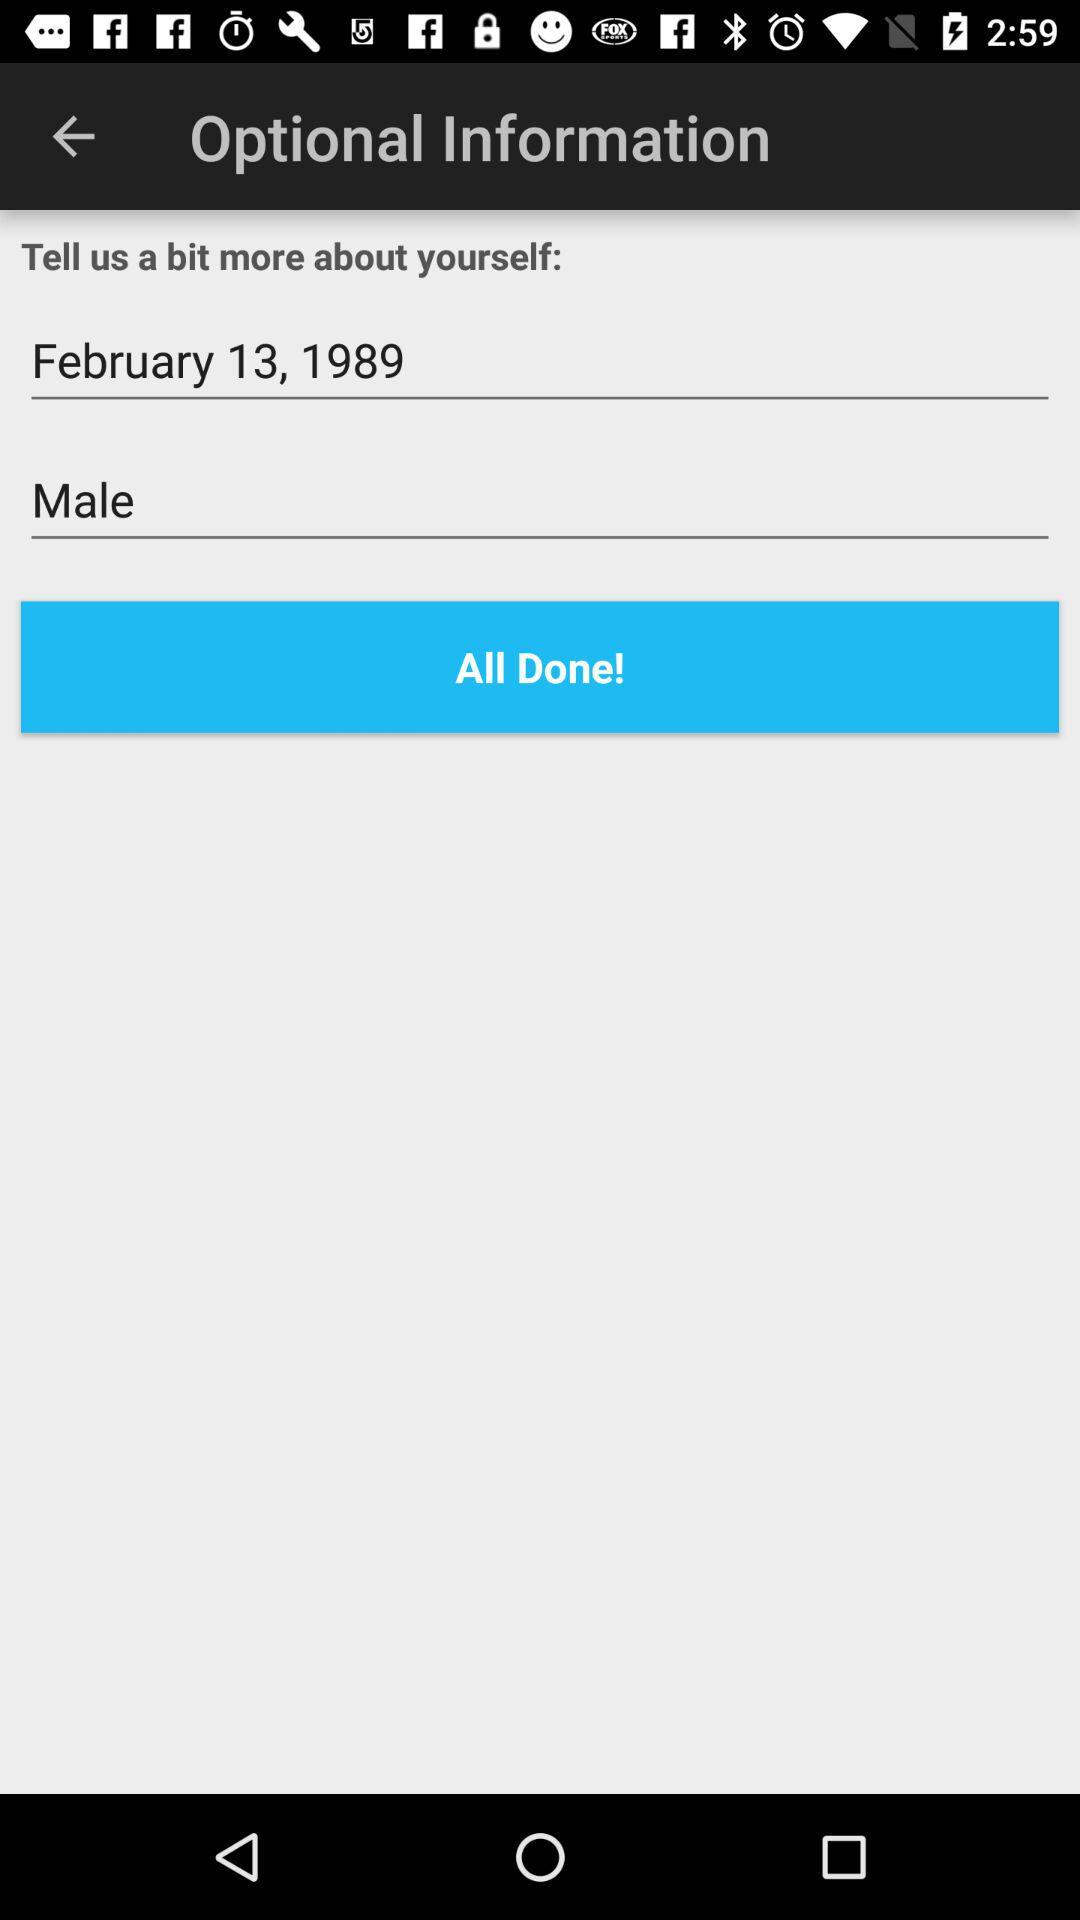 The image size is (1080, 1920). Describe the element at coordinates (540, 667) in the screenshot. I see `item at the center` at that location.